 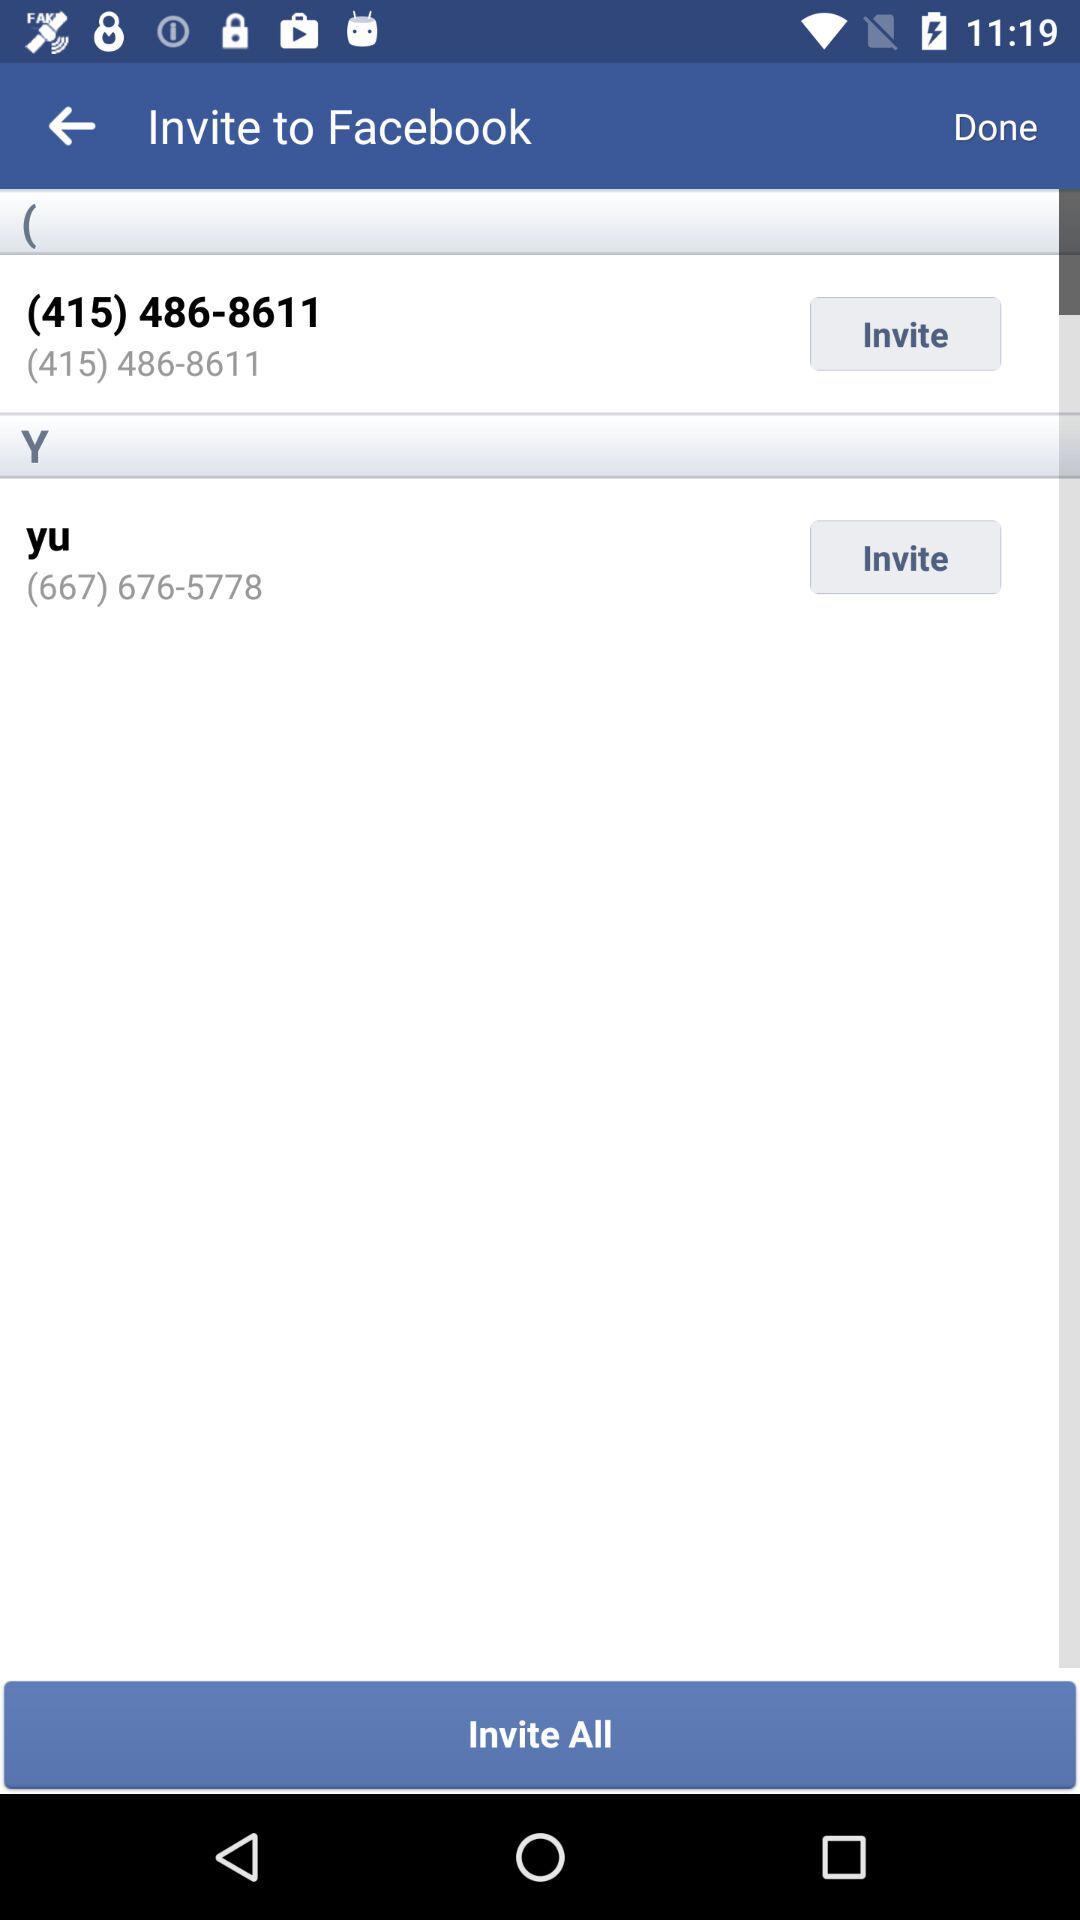 I want to click on item above invite all icon, so click(x=143, y=584).